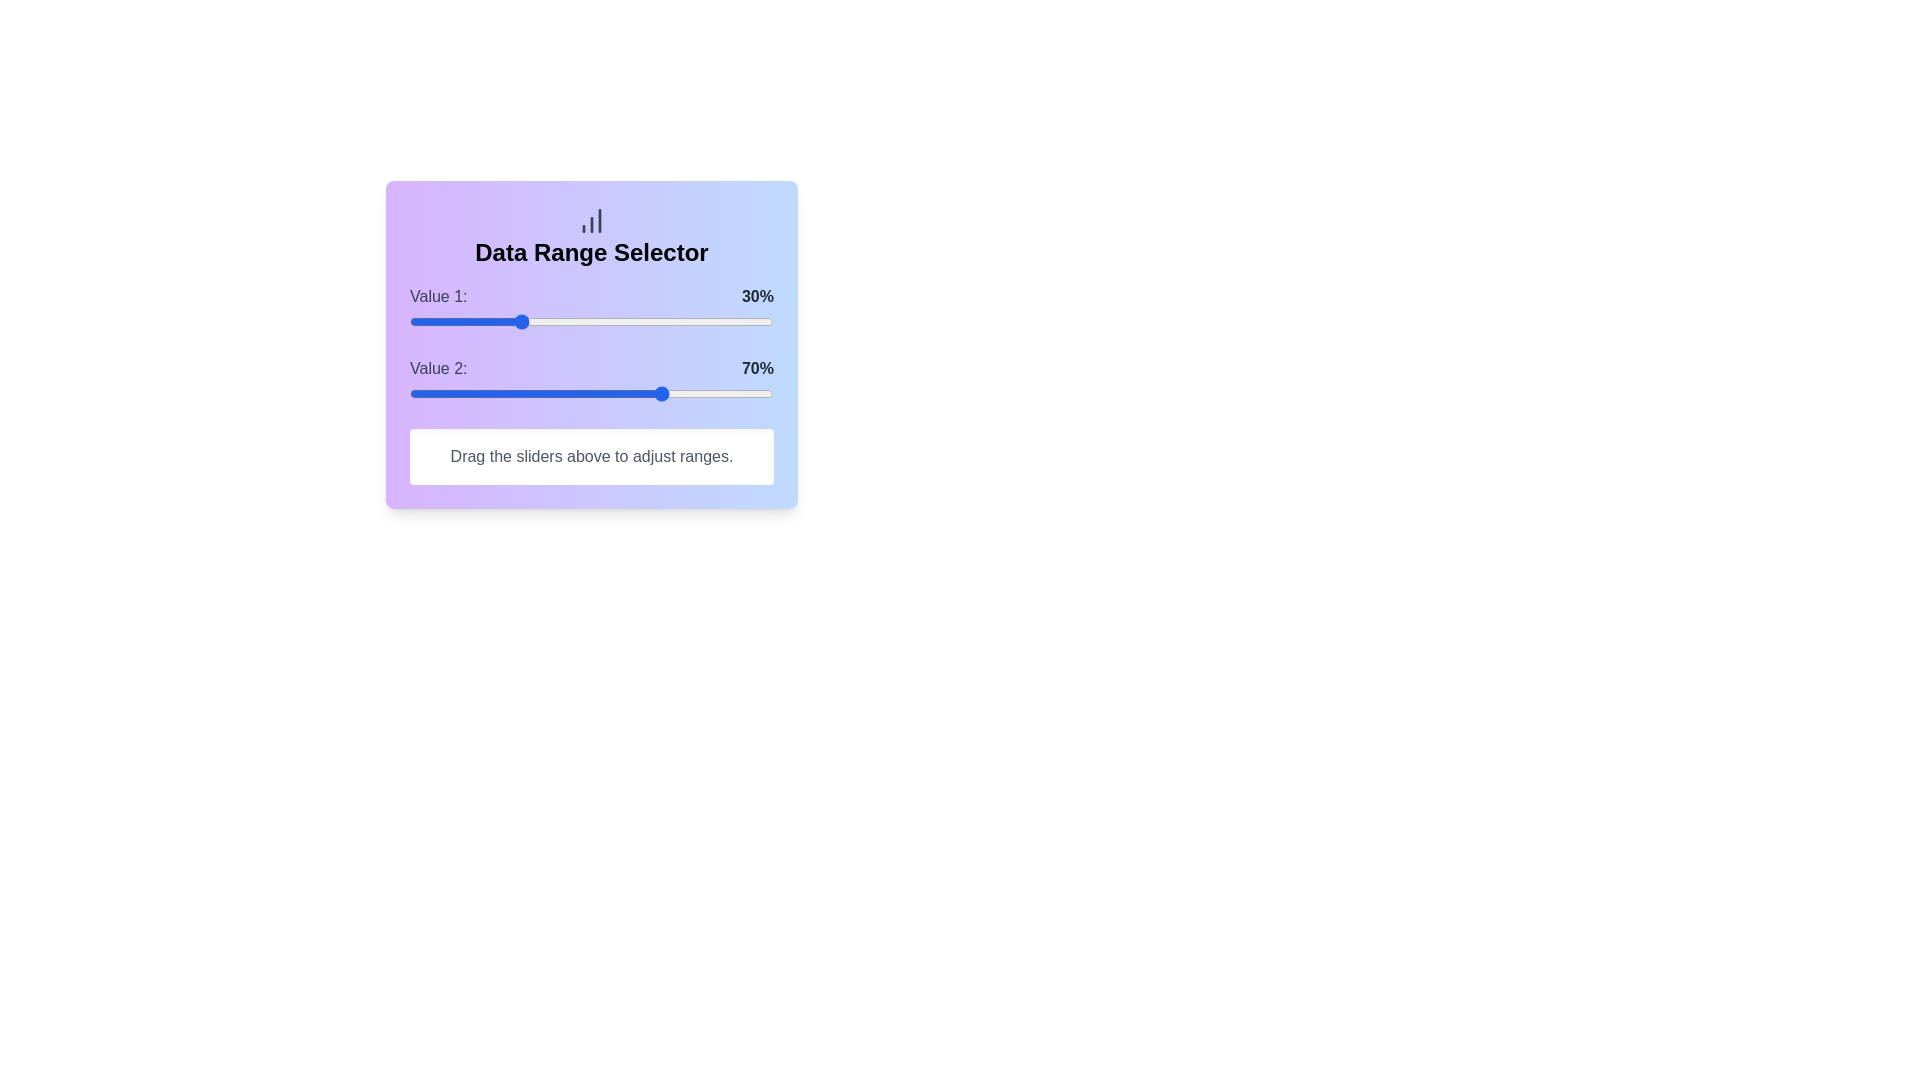 This screenshot has width=1920, height=1080. I want to click on the slider for Value 1 to set its percentage to 10, so click(445, 320).